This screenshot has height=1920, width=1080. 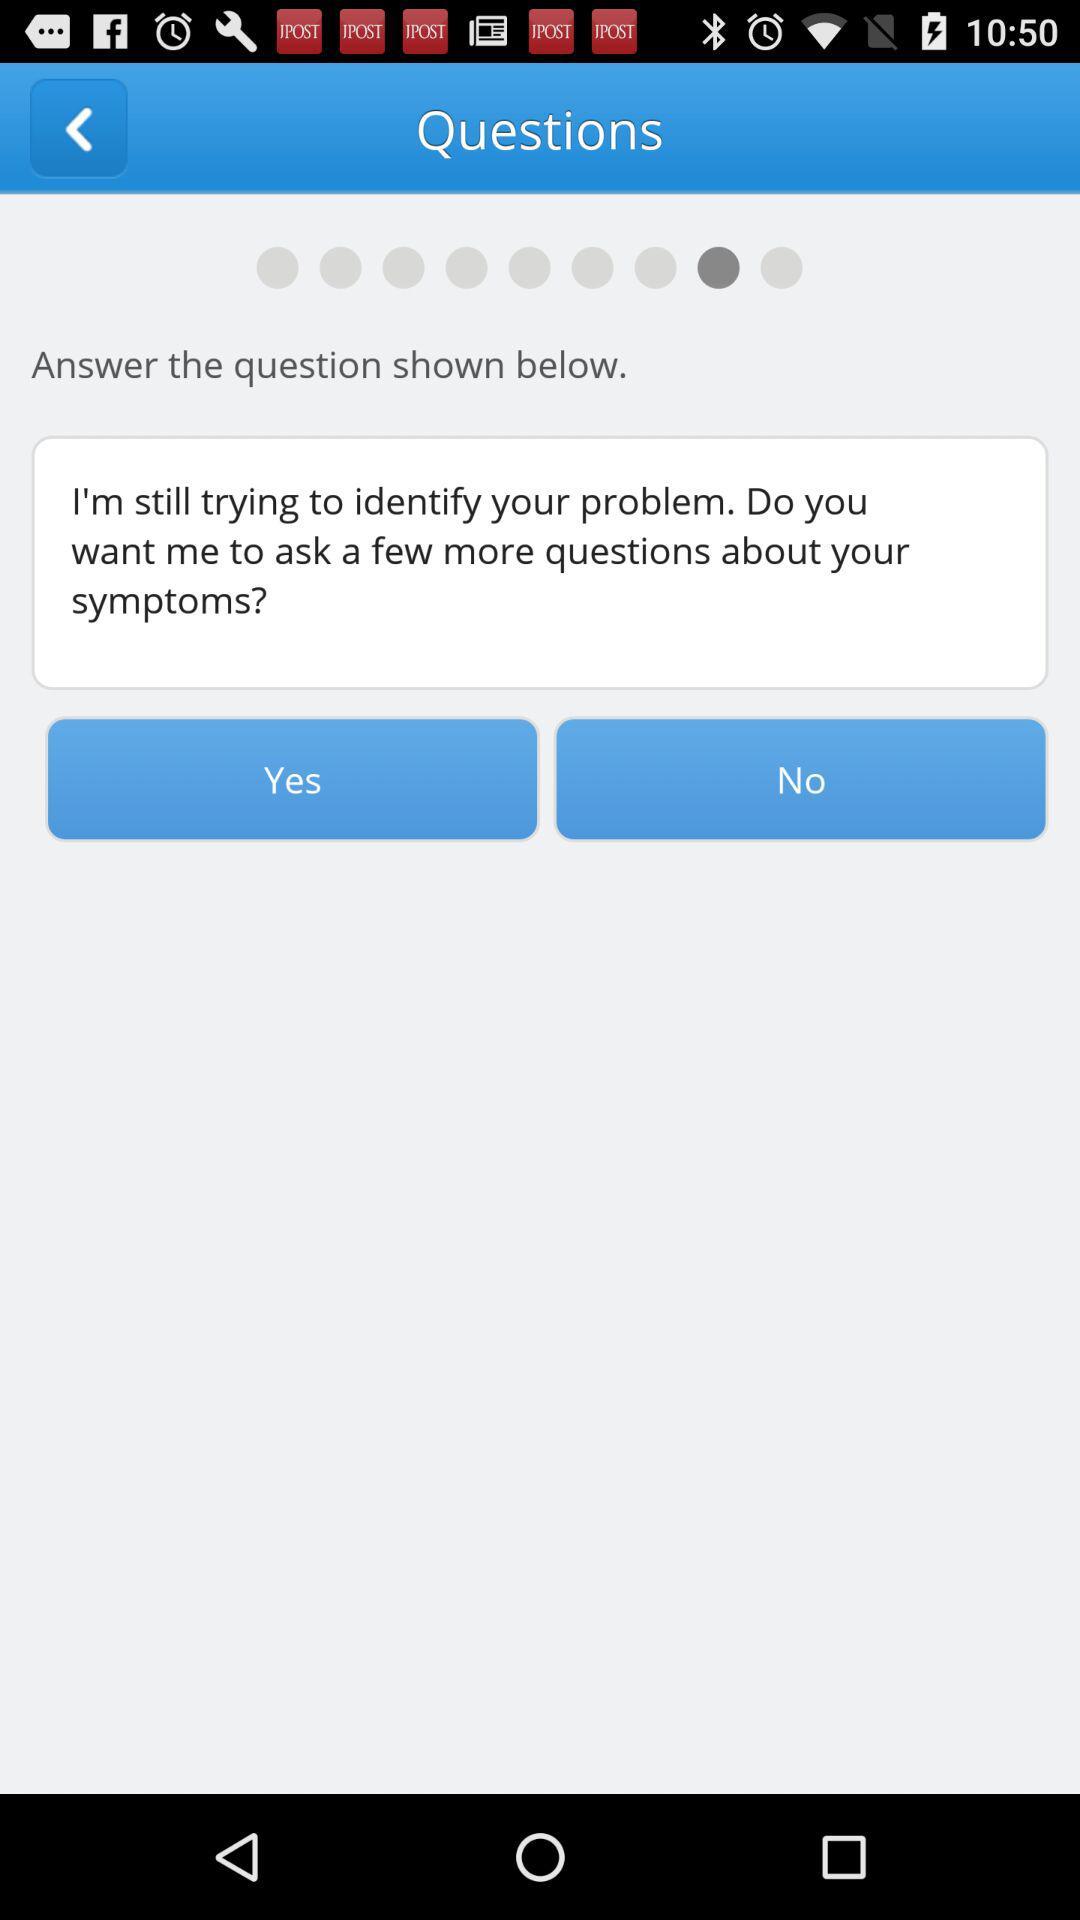 I want to click on the icon below the i m still, so click(x=292, y=778).